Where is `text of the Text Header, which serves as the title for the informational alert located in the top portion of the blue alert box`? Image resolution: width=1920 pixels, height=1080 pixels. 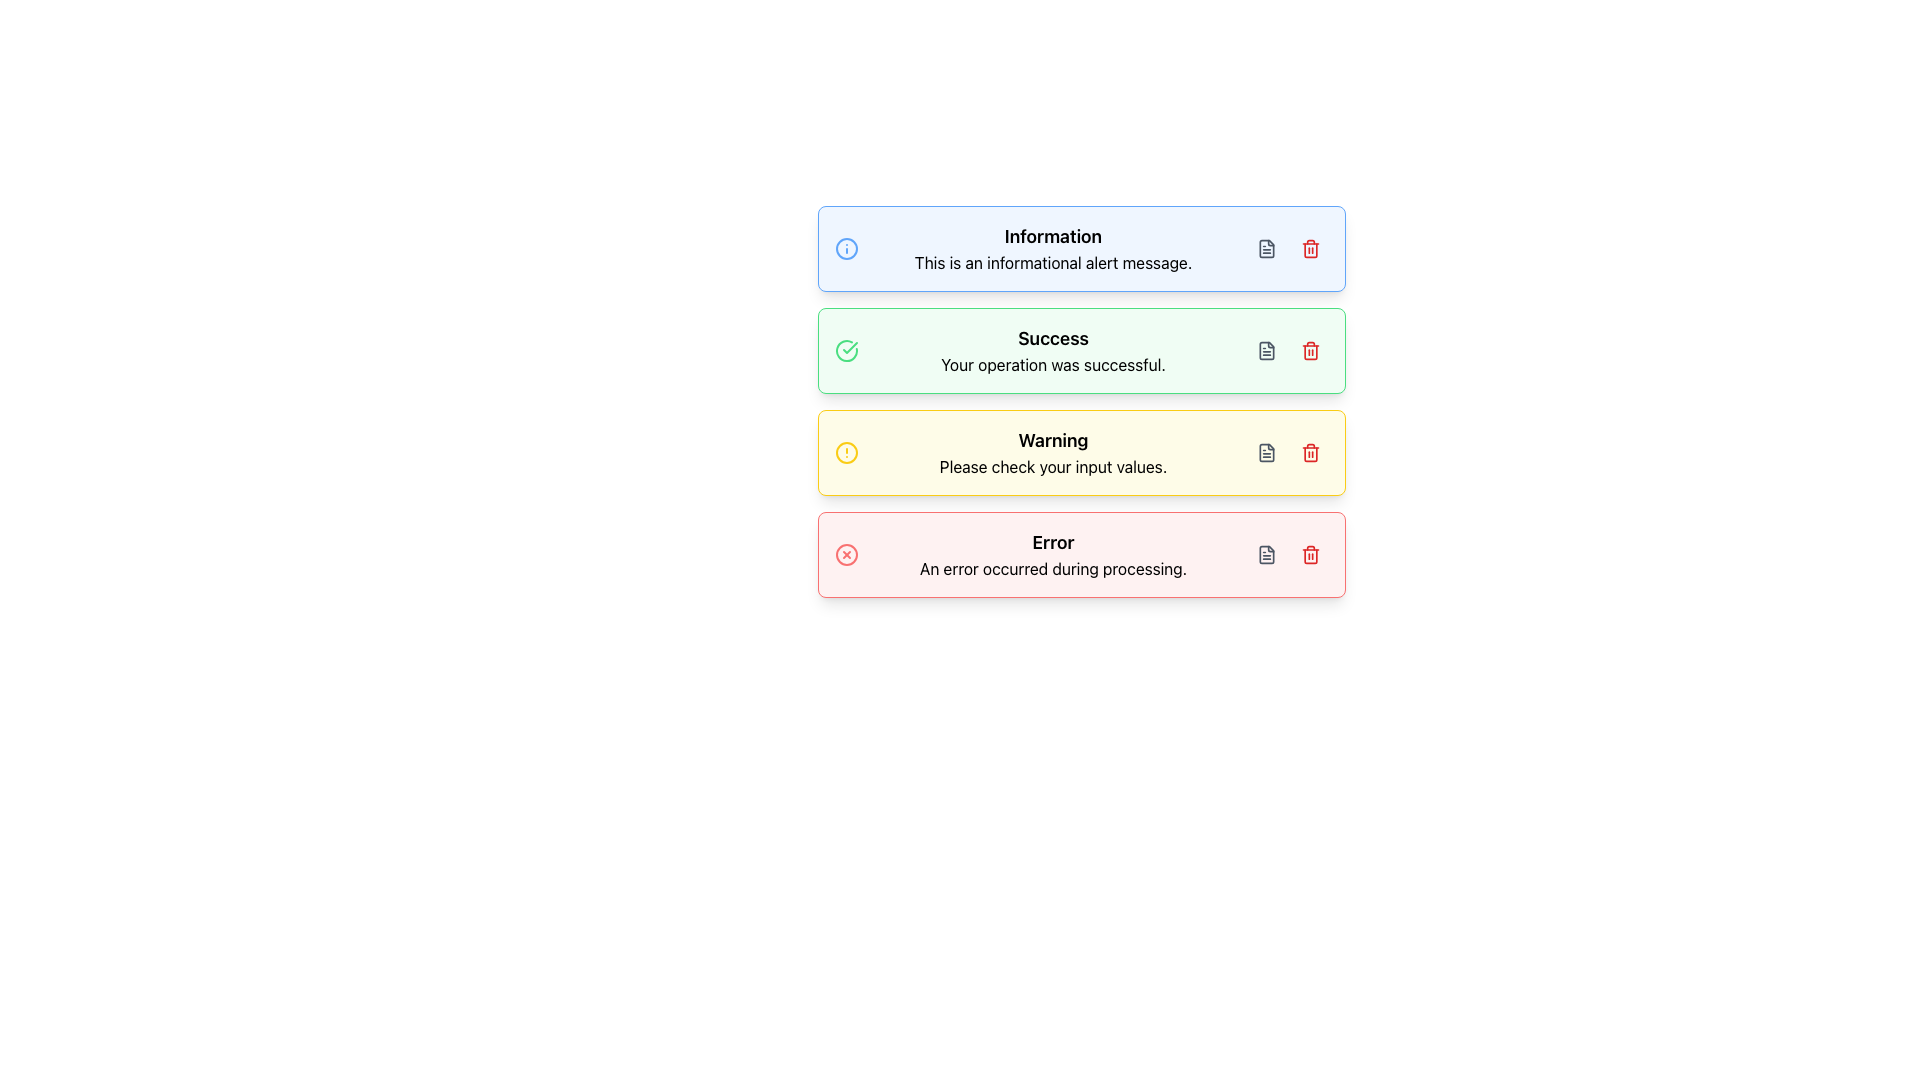
text of the Text Header, which serves as the title for the informational alert located in the top portion of the blue alert box is located at coordinates (1052, 235).